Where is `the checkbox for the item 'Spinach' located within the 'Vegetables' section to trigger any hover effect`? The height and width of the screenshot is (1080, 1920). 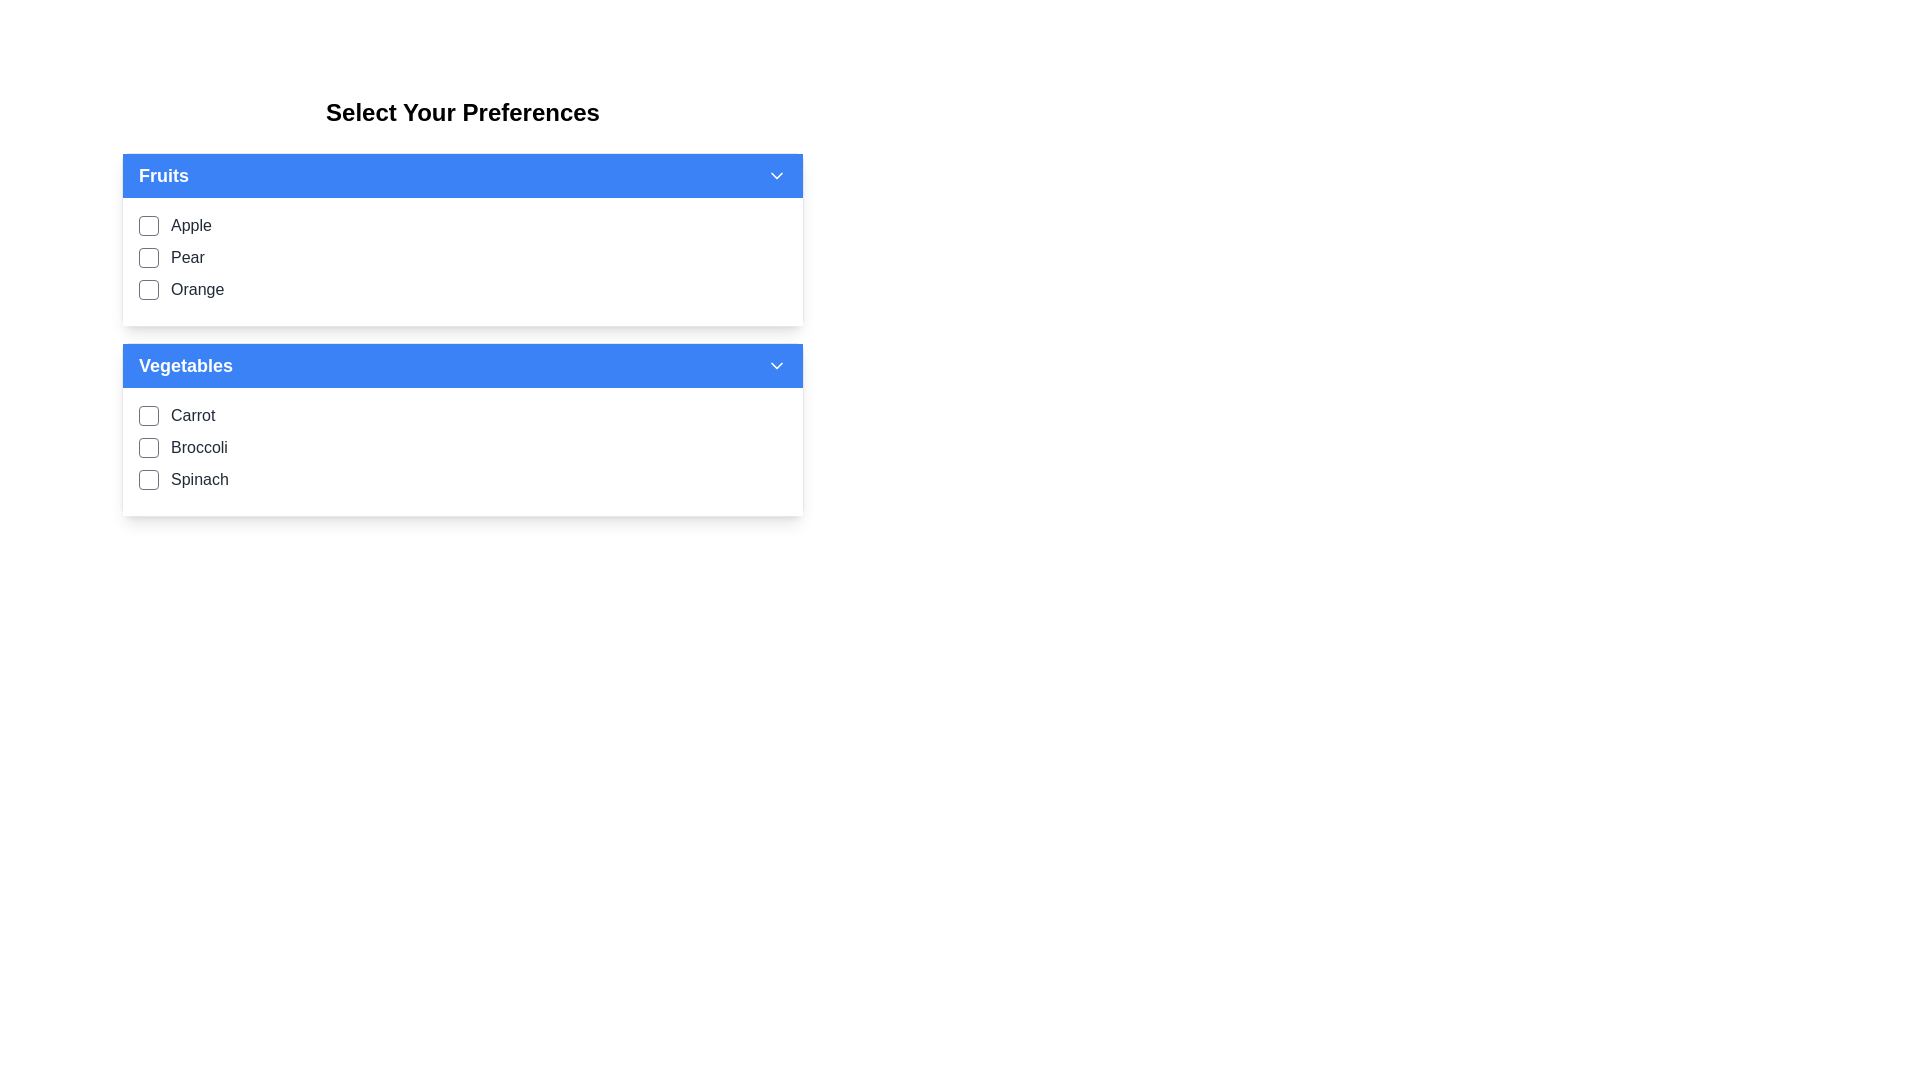 the checkbox for the item 'Spinach' located within the 'Vegetables' section to trigger any hover effect is located at coordinates (147, 479).